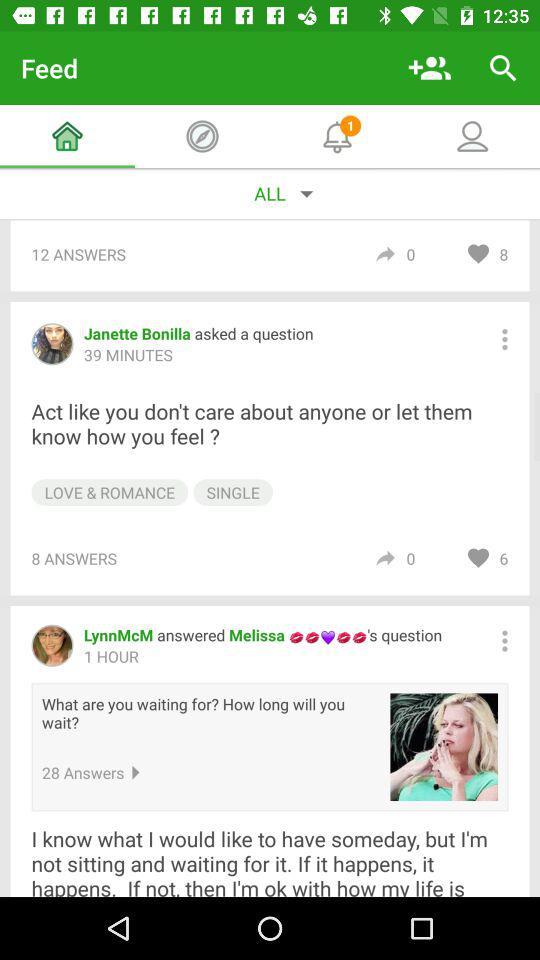 Image resolution: width=540 pixels, height=960 pixels. What do you see at coordinates (428, 68) in the screenshot?
I see `app to the right of feed` at bounding box center [428, 68].